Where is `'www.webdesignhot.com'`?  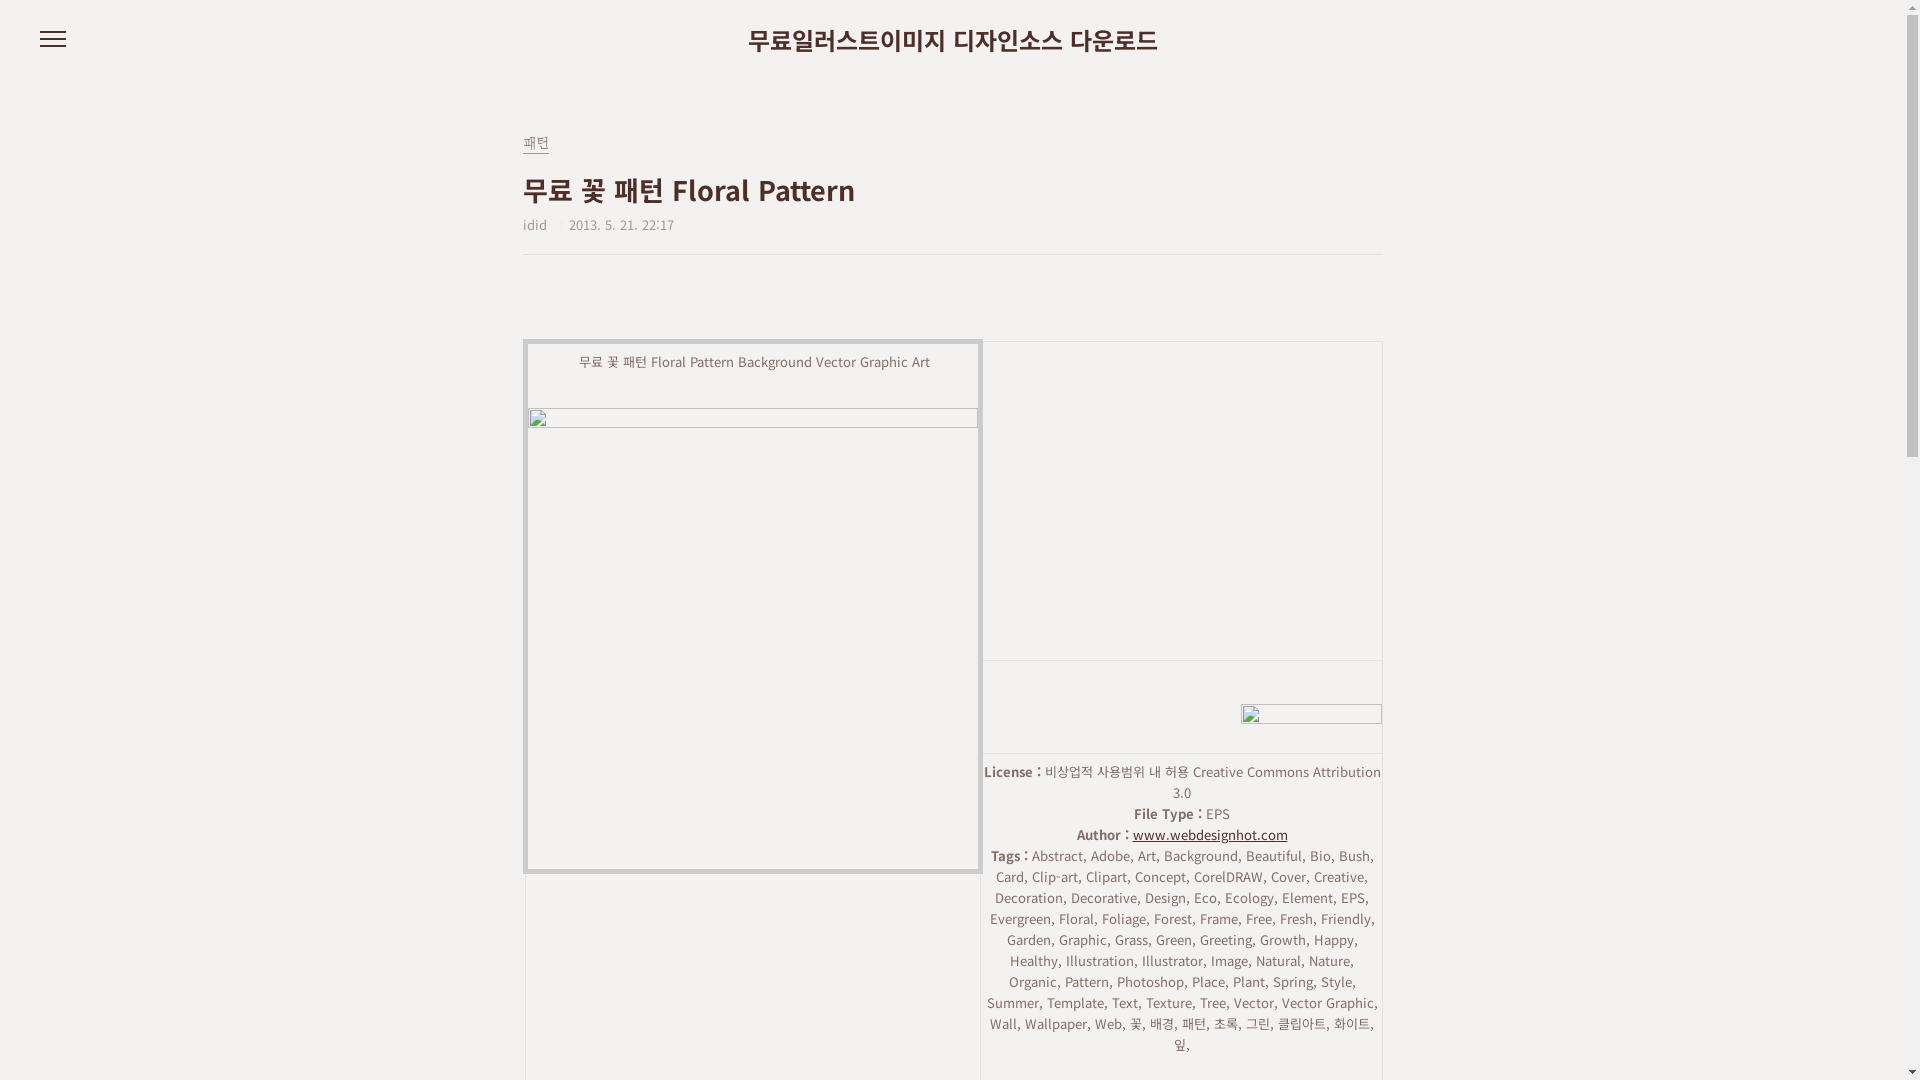
'www.webdesignhot.com' is located at coordinates (1132, 834).